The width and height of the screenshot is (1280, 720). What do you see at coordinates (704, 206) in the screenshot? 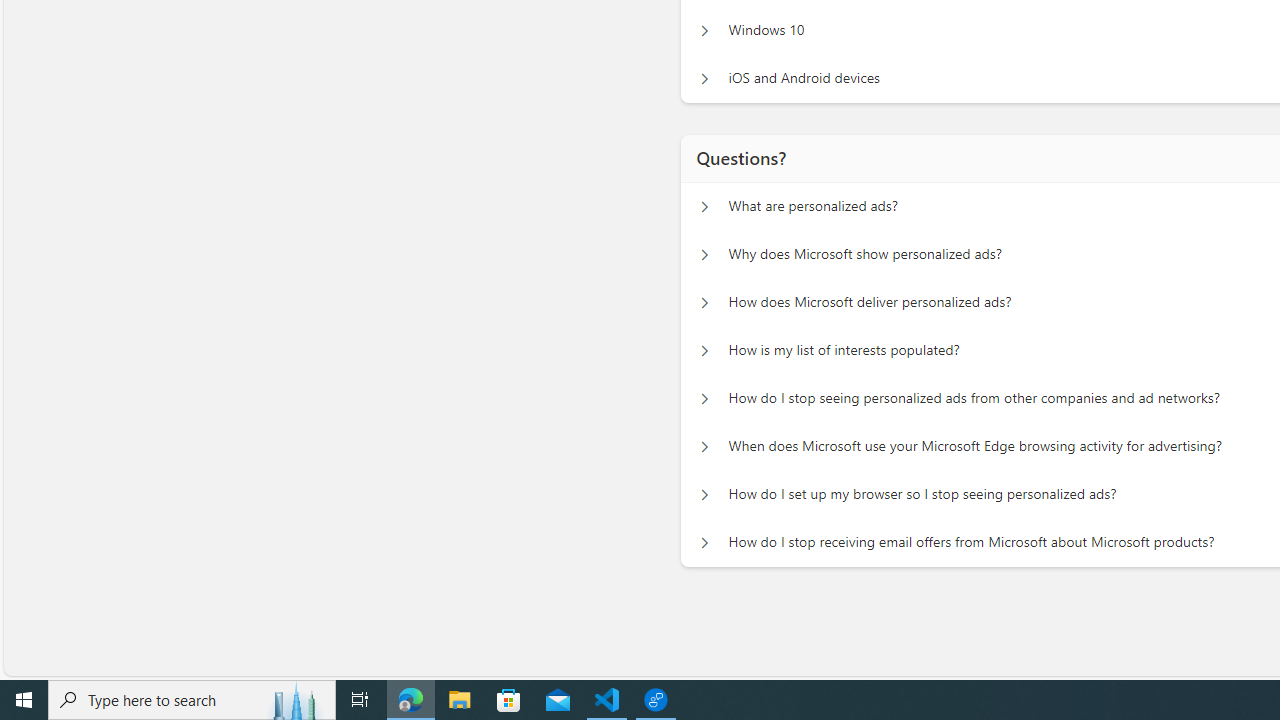
I see `'Questions? What are personalized ads?'` at bounding box center [704, 206].